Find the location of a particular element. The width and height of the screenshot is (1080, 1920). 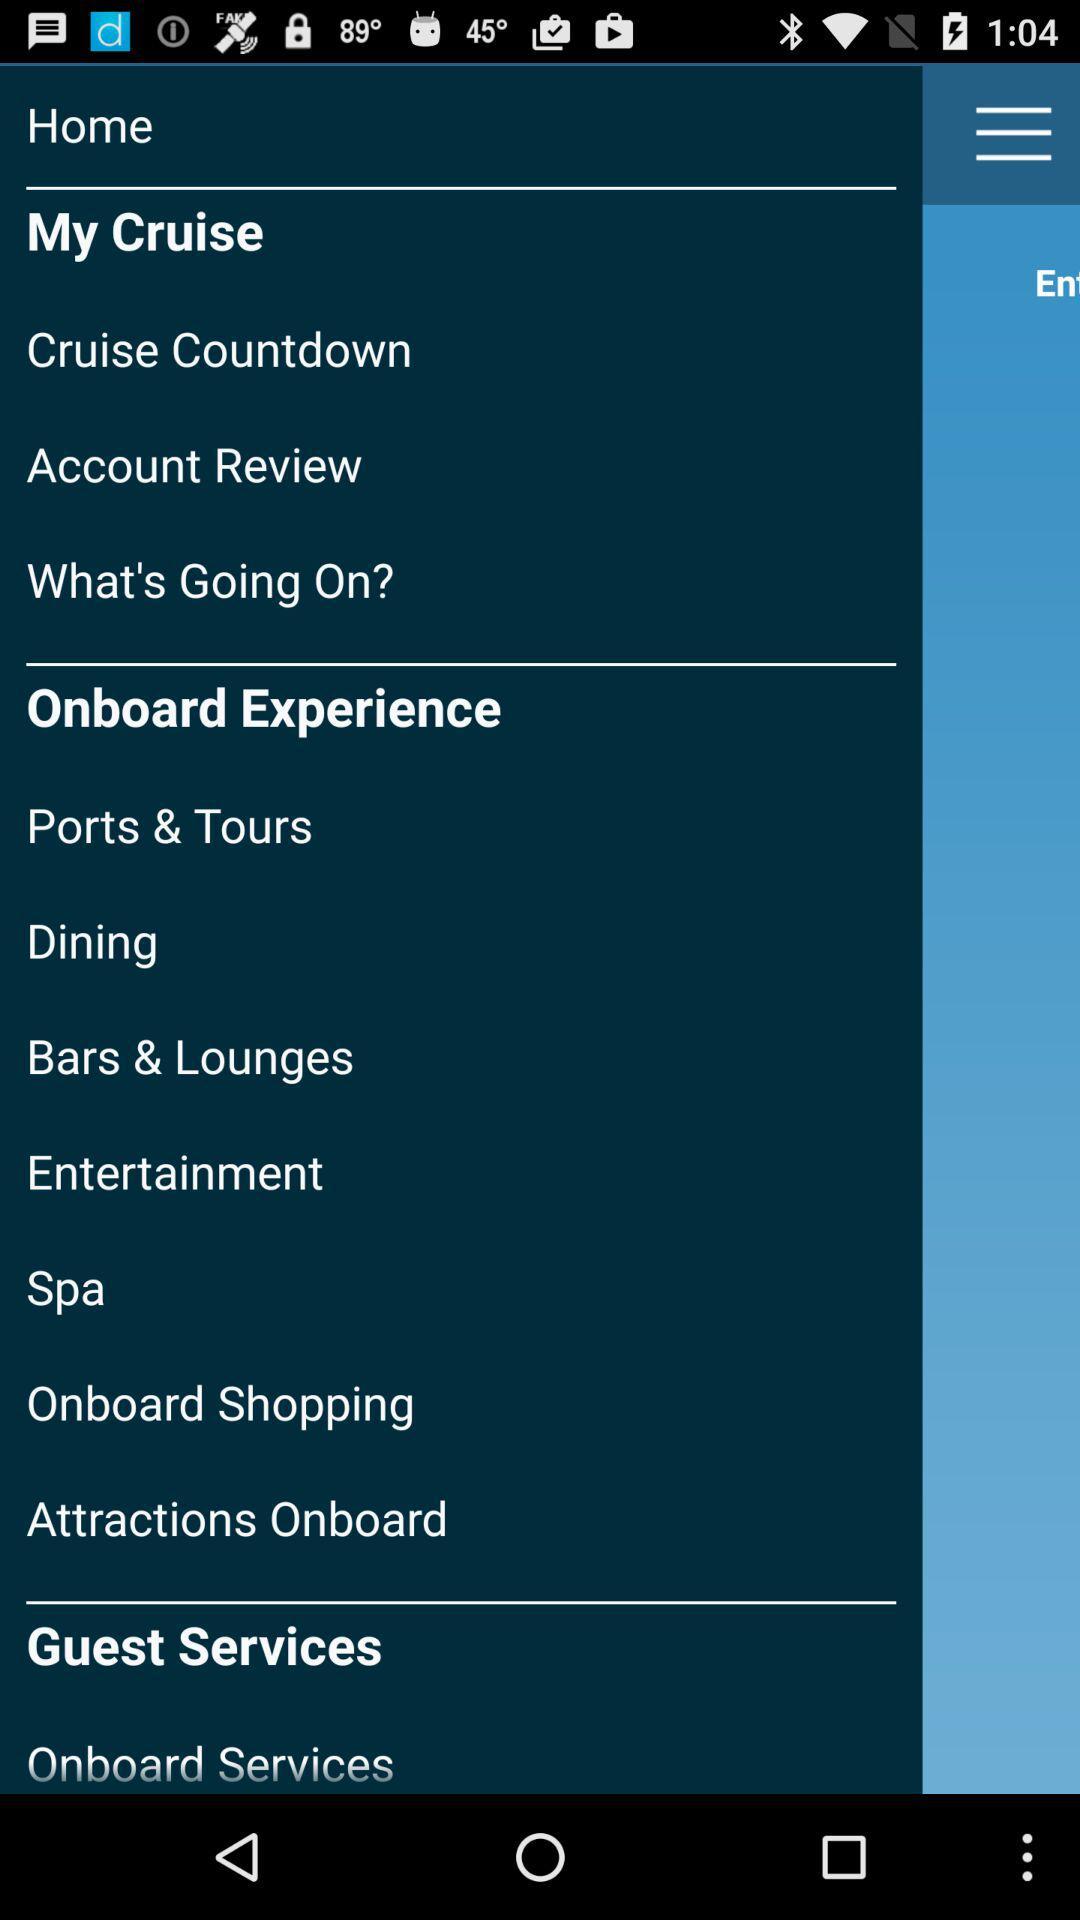

the menu icon is located at coordinates (1014, 142).